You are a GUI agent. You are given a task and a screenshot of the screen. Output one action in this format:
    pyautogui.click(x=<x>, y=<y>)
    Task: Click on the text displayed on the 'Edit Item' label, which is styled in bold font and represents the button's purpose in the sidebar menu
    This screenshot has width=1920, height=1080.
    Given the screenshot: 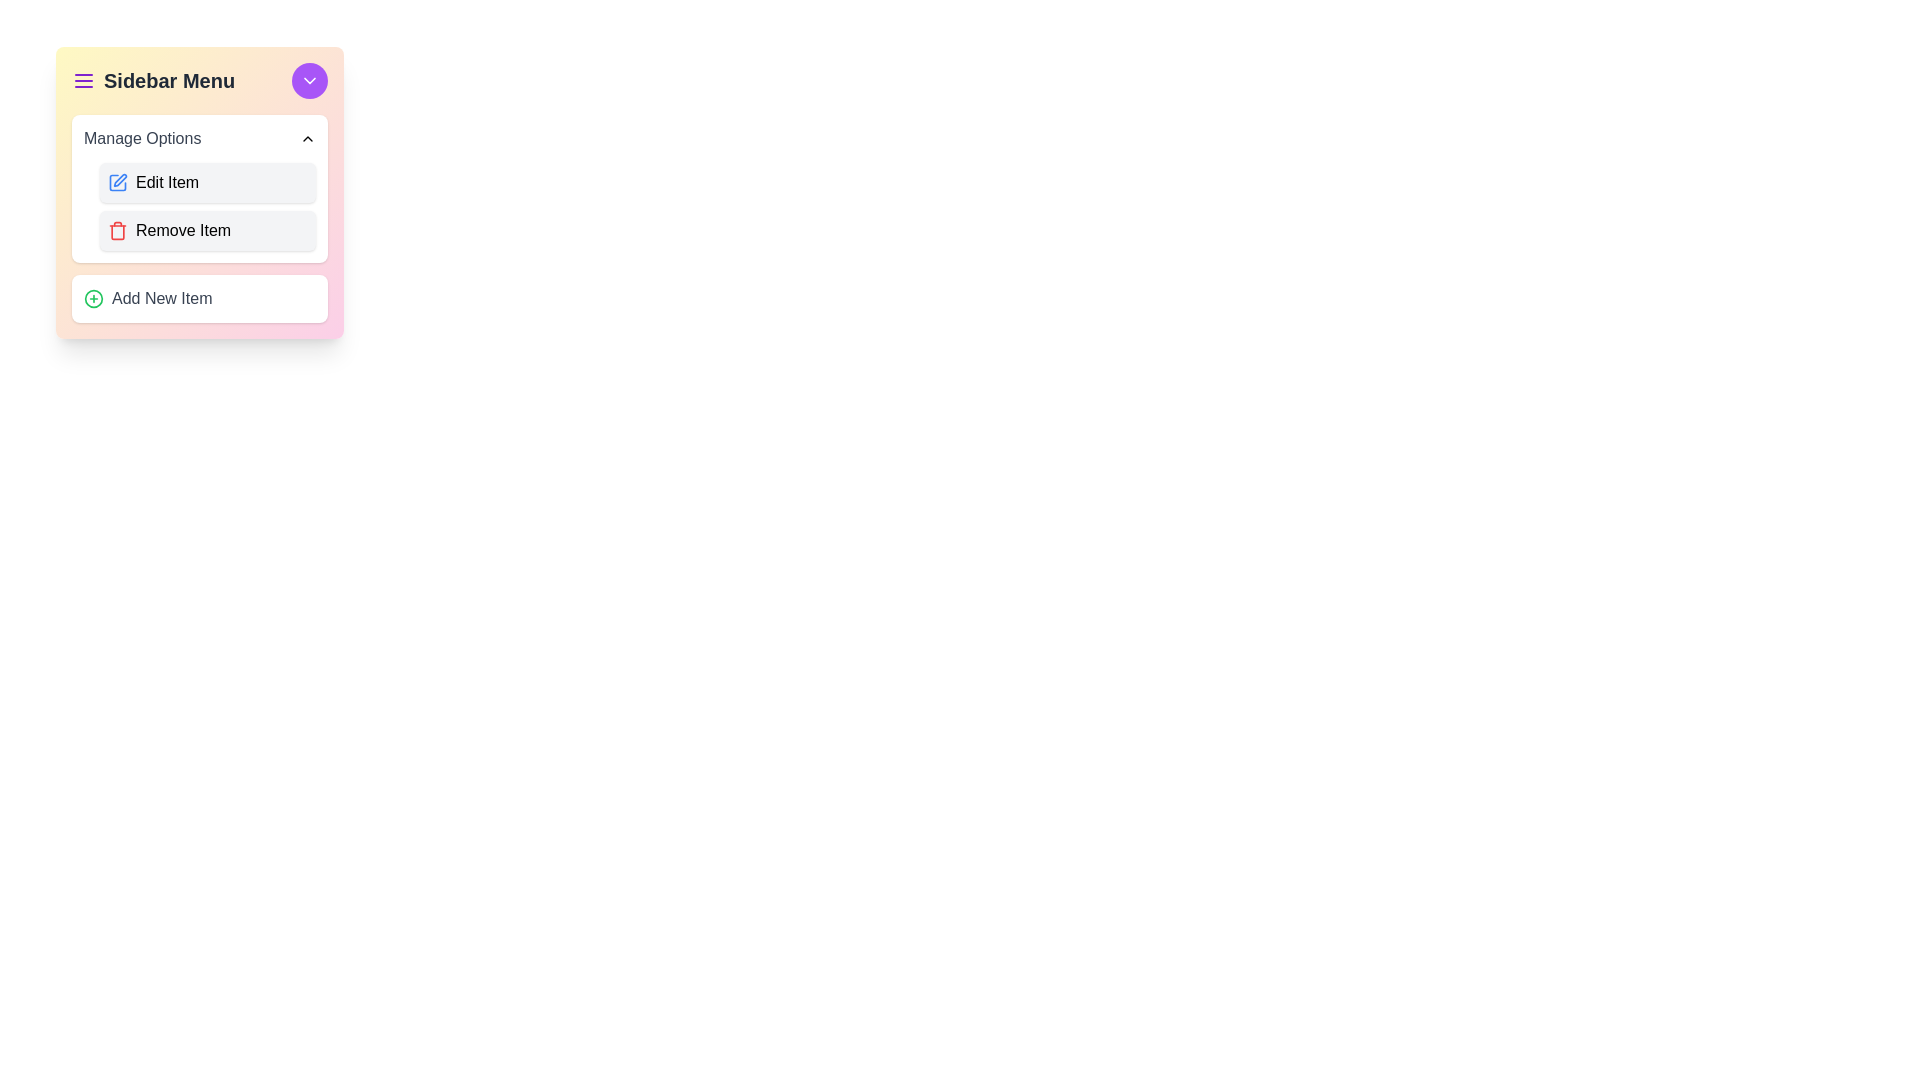 What is the action you would take?
    pyautogui.click(x=167, y=182)
    